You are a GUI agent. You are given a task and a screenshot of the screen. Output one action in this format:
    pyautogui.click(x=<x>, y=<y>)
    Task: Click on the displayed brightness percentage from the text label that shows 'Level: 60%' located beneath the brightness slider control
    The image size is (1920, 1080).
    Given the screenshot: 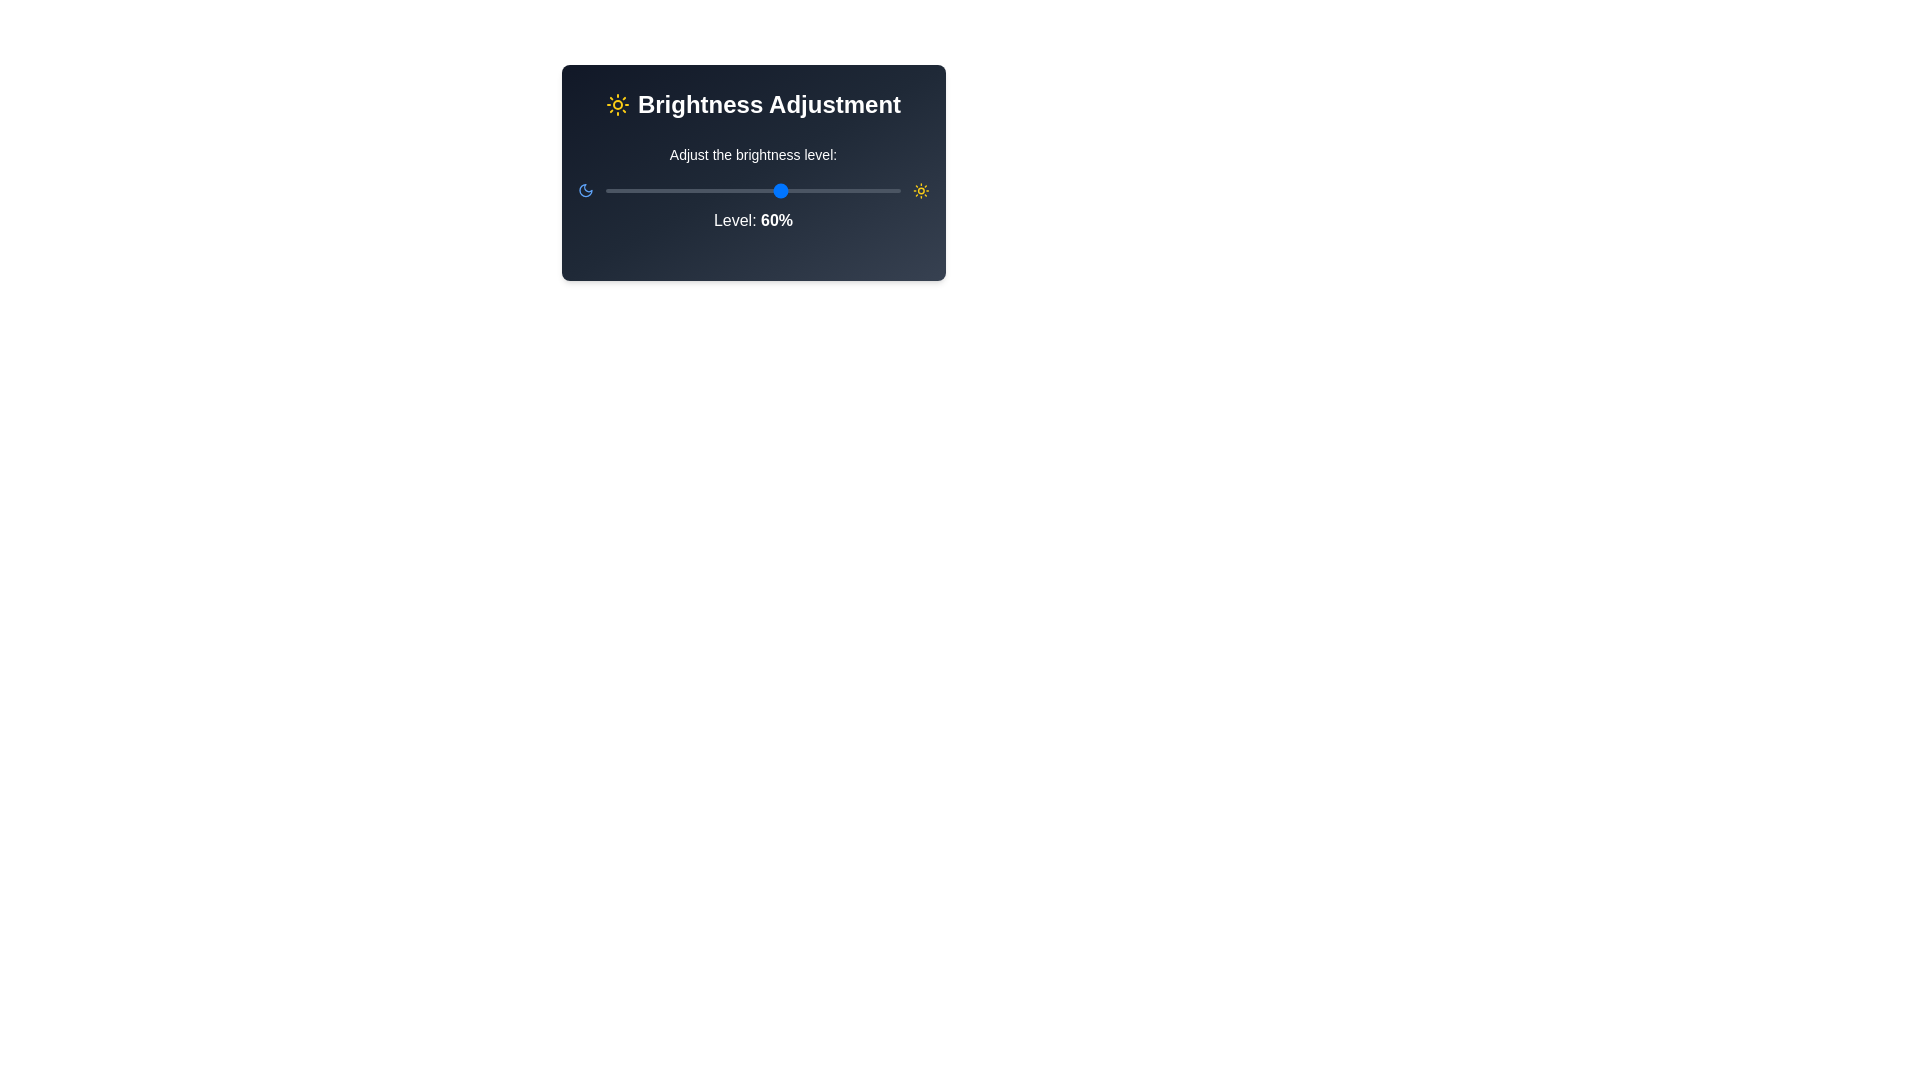 What is the action you would take?
    pyautogui.click(x=752, y=220)
    